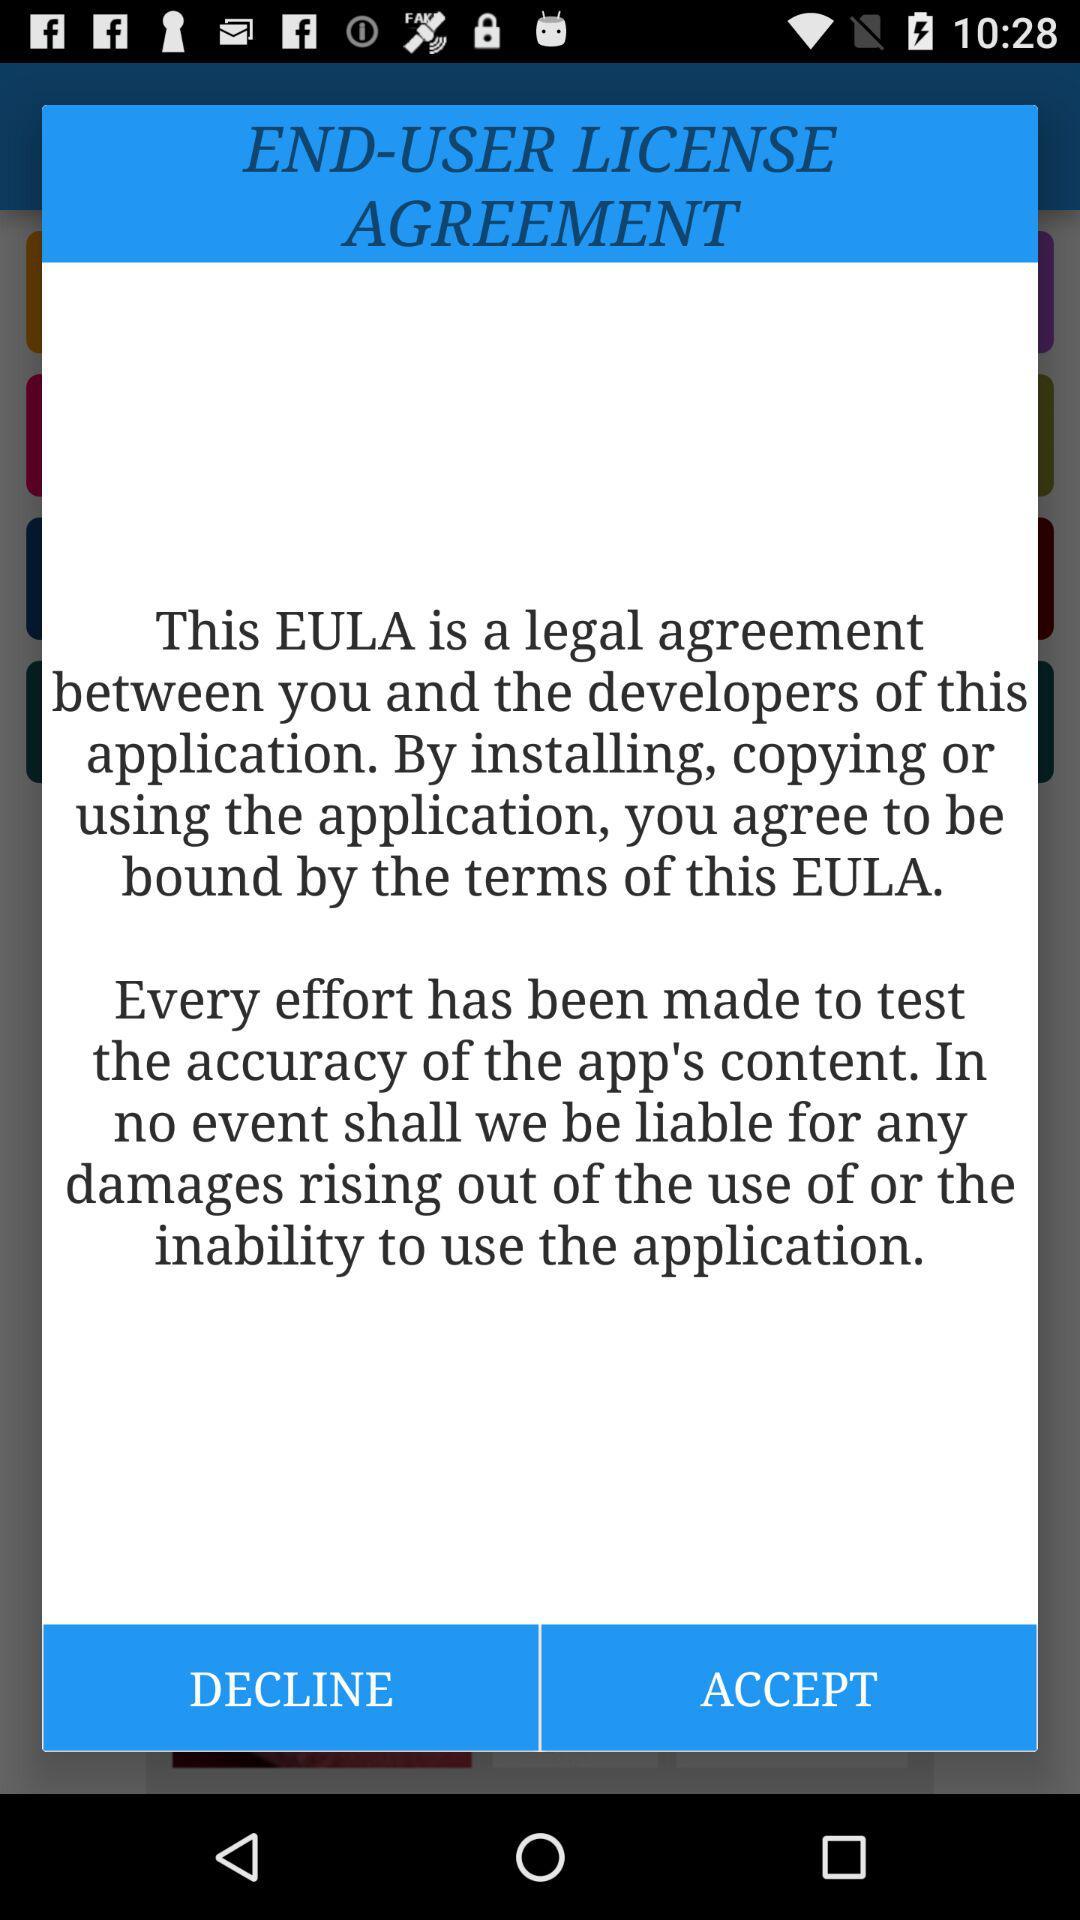  Describe the element at coordinates (788, 1686) in the screenshot. I see `the icon to the right of decline item` at that location.